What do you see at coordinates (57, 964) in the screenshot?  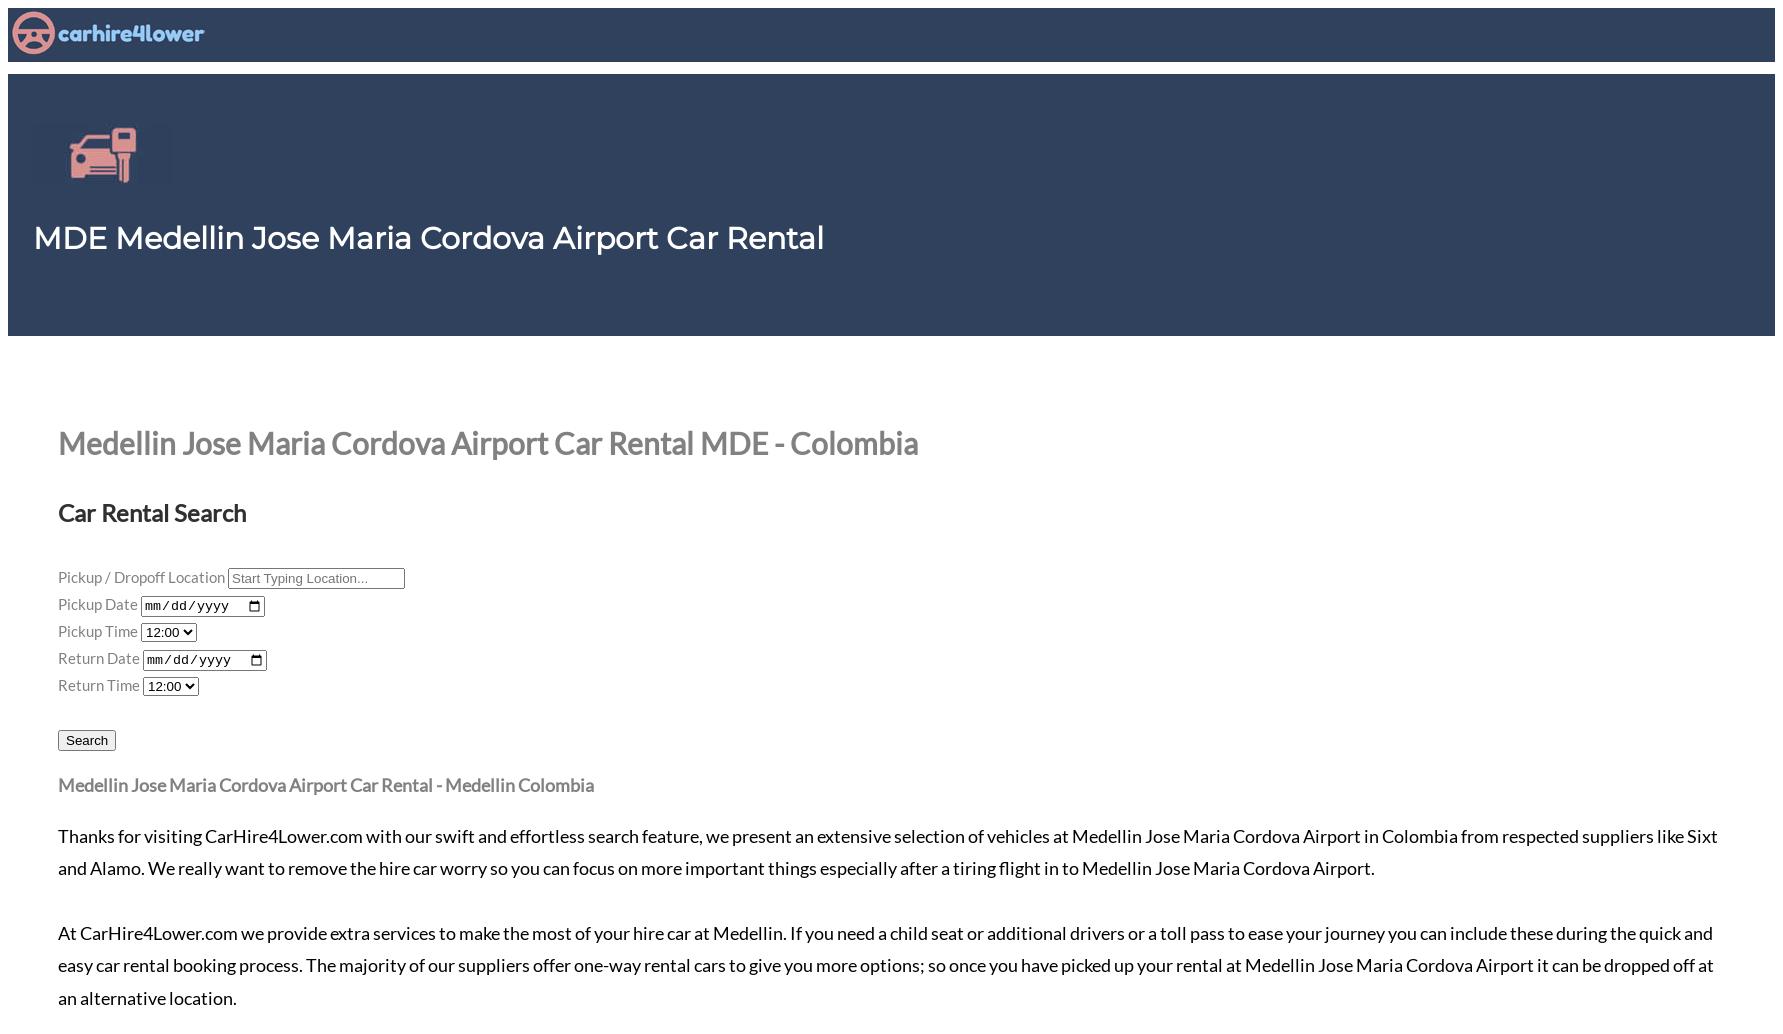 I see `'At CarHire4Lower.com we provide extra services to make the most of your hire car at Medellin. If you need a child seat or additional drivers or a toll pass to ease your journey you can include these during the quick and easy car rental booking process. The majority of our suppliers offer one-way rental cars to give you more options; so once you have picked up your rental at Medellin Jose Maria Cordova Airport it can be dropped off at an alternative location.'` at bounding box center [57, 964].